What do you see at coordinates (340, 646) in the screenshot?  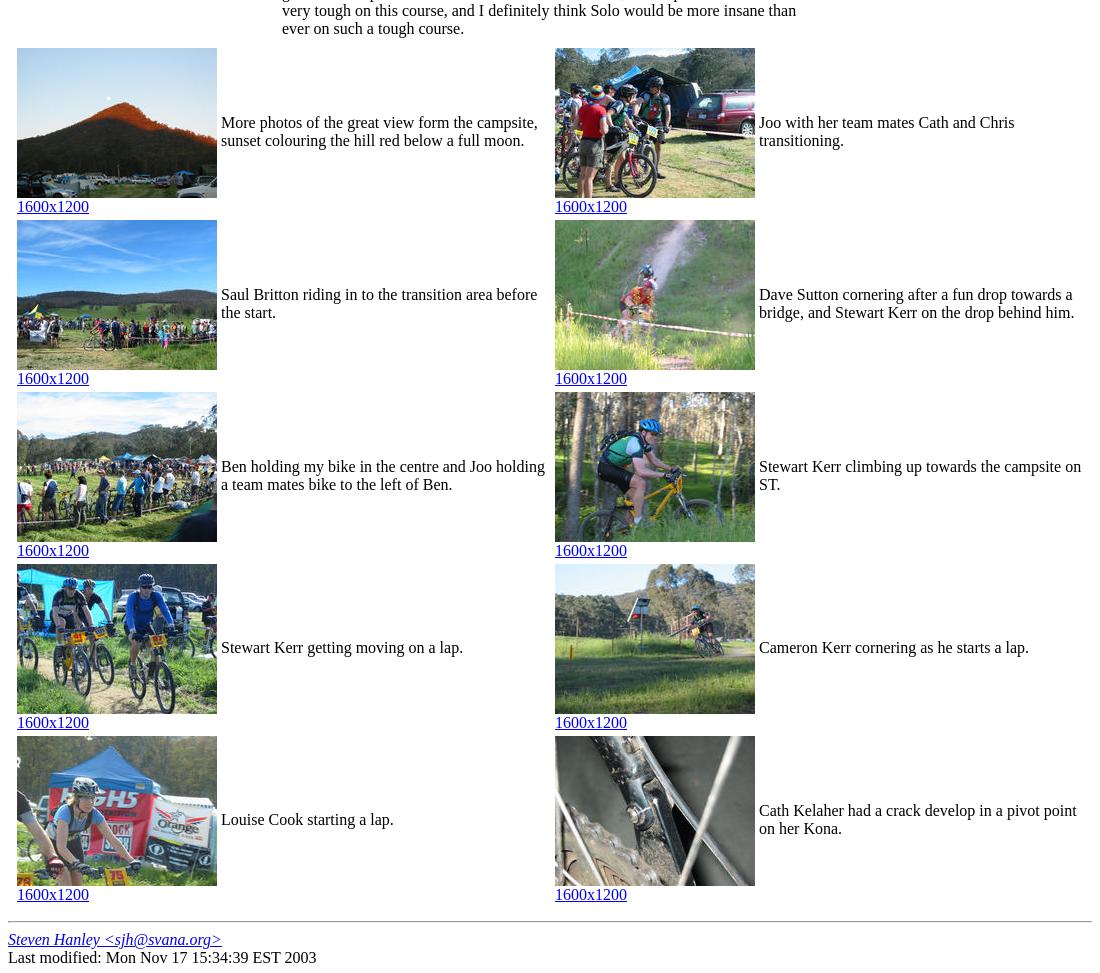 I see `'Stewart Kerr getting moving on a lap.'` at bounding box center [340, 646].